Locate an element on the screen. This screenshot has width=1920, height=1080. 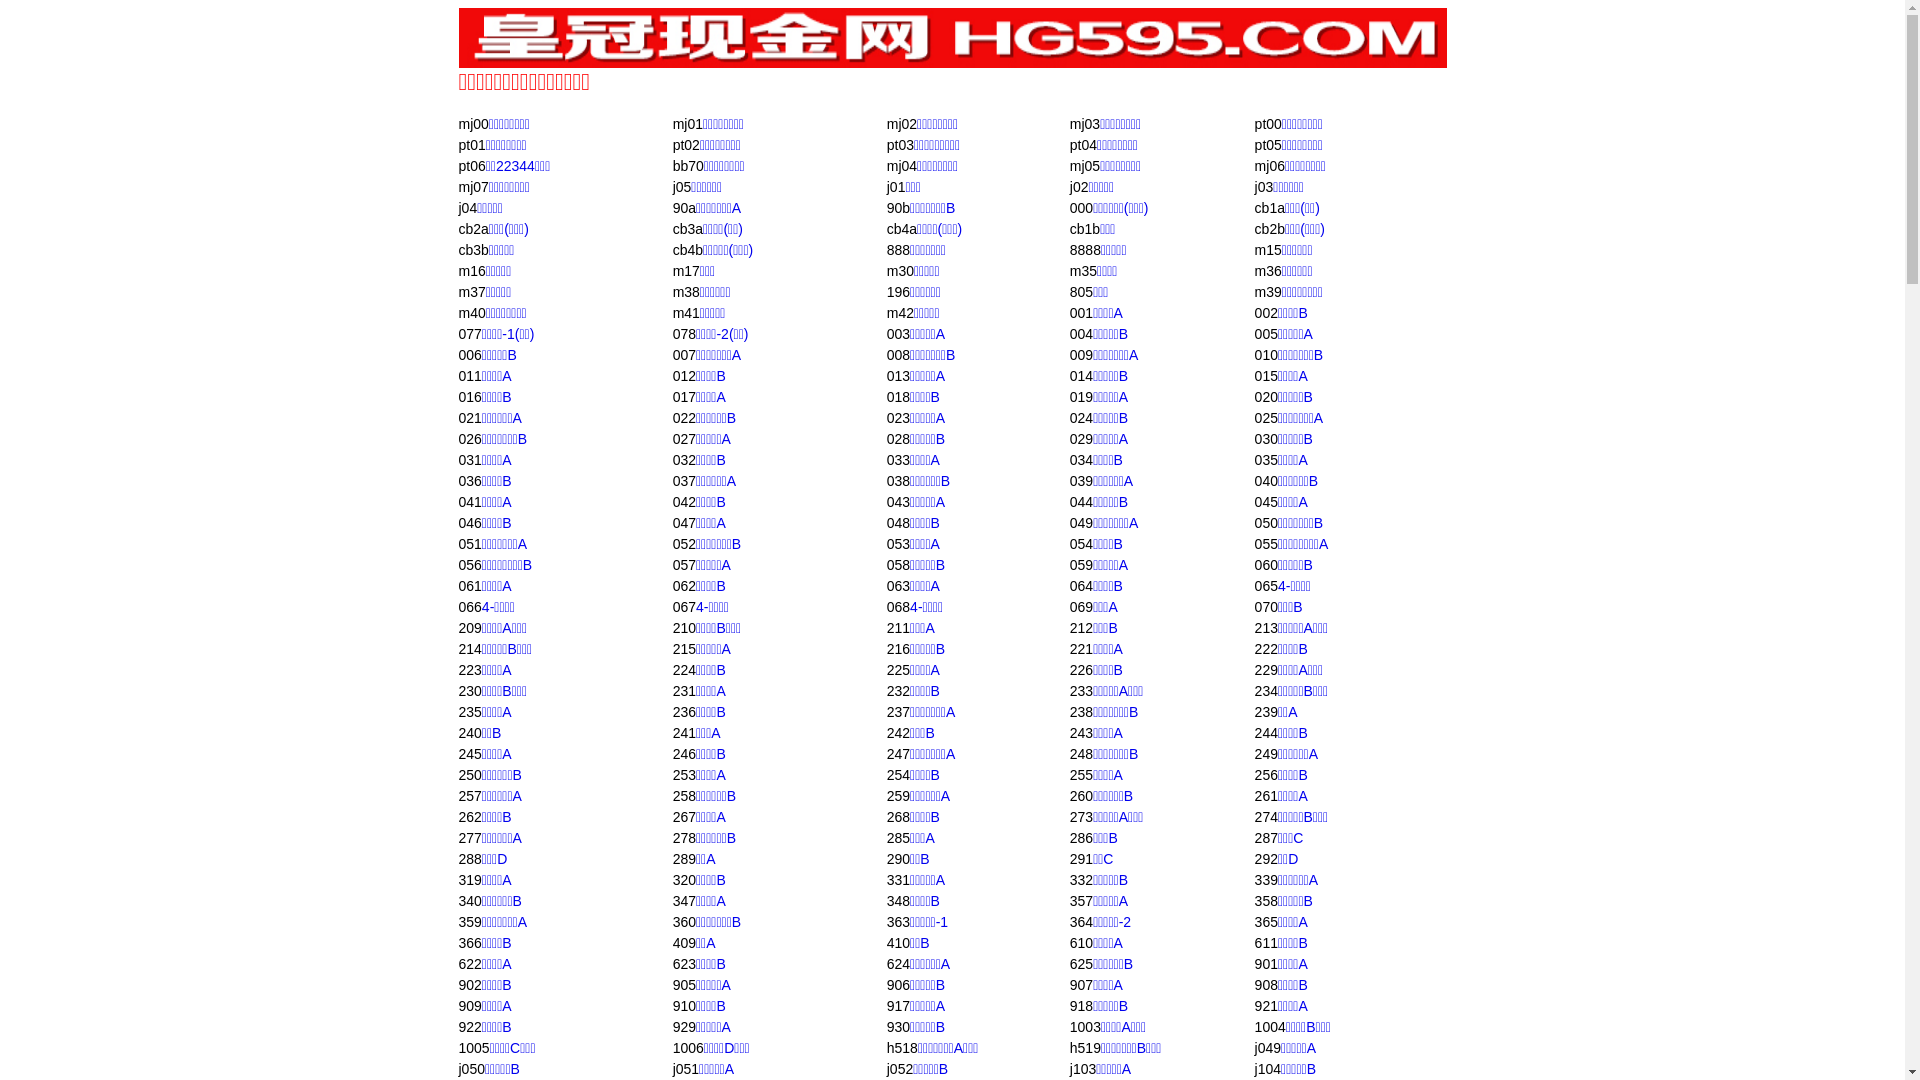
'002' is located at coordinates (1265, 312).